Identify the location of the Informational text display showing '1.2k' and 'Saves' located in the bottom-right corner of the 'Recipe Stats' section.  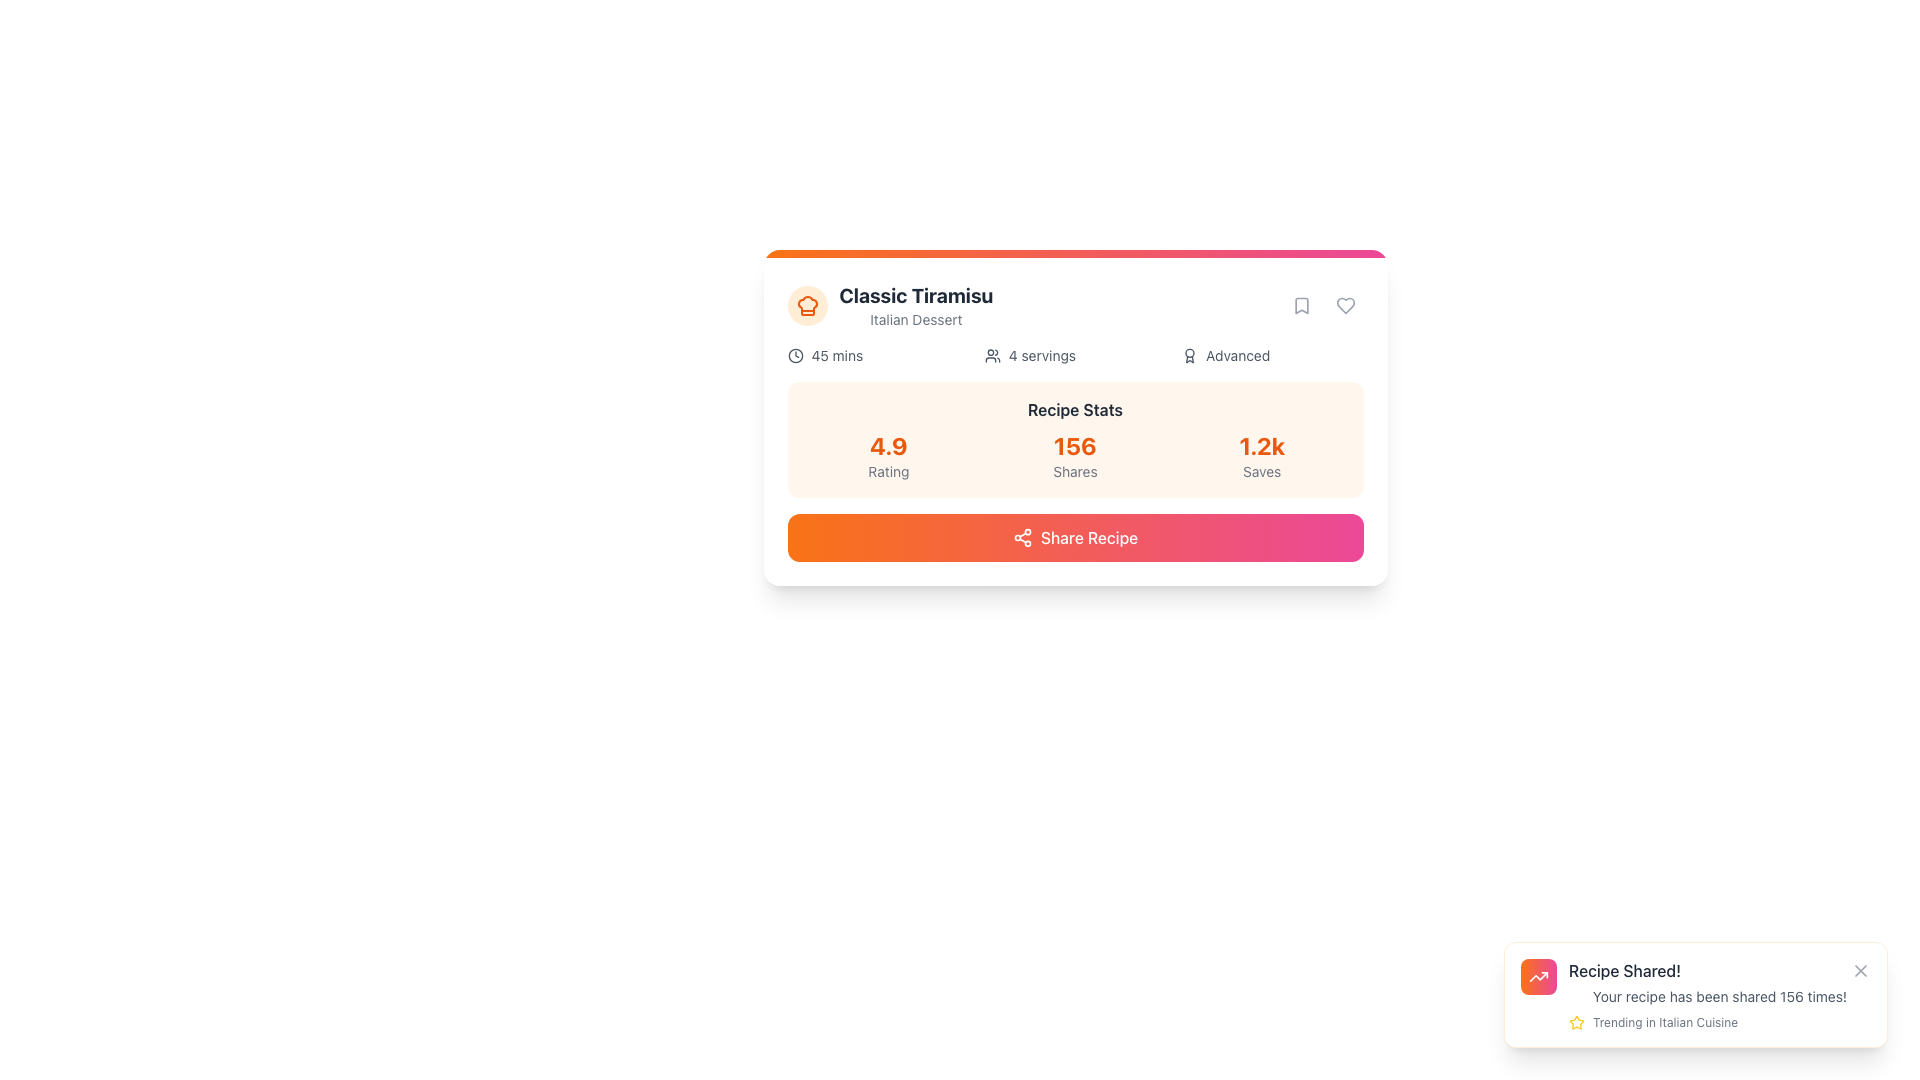
(1261, 455).